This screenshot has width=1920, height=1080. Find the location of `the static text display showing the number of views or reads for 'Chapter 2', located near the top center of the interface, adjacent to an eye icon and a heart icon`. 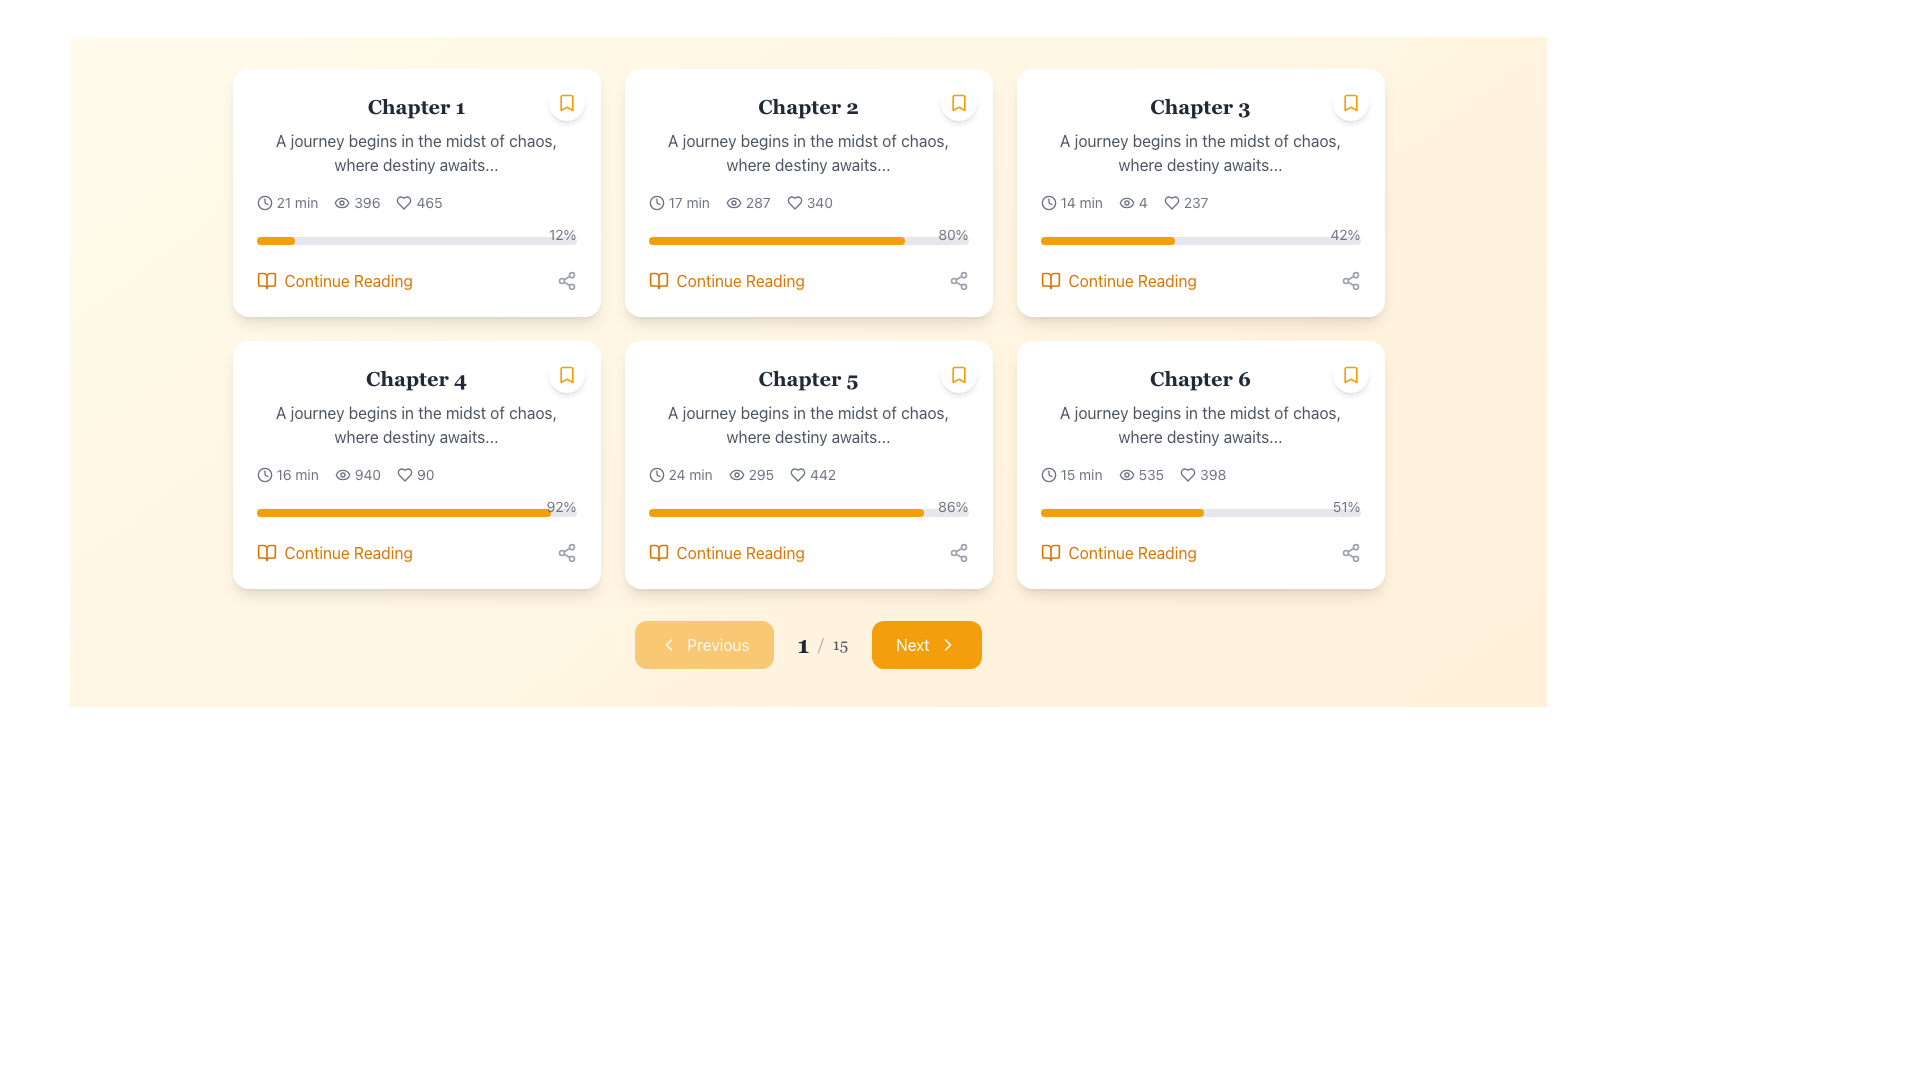

the static text display showing the number of views or reads for 'Chapter 2', located near the top center of the interface, adjacent to an eye icon and a heart icon is located at coordinates (757, 203).